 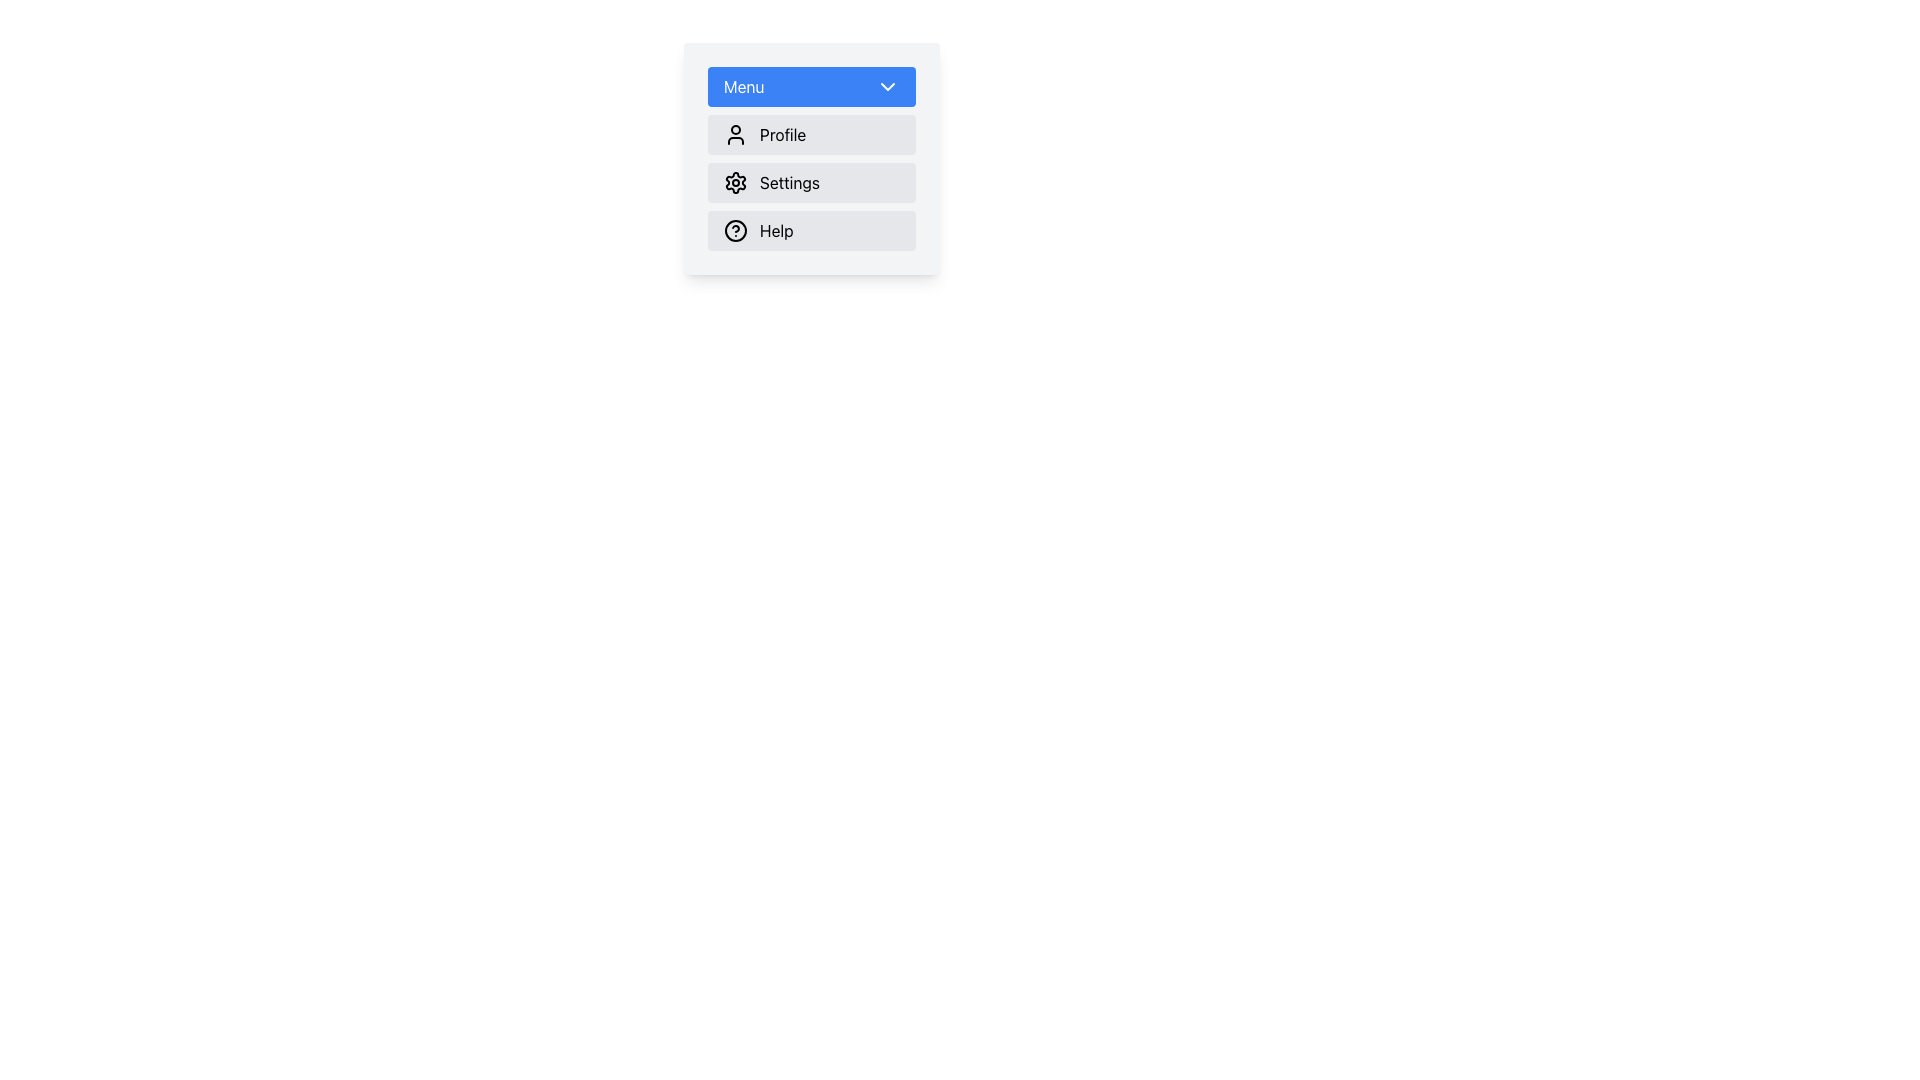 I want to click on the user silhouette icon located within the 'Profile' button in the dropdown menu, positioned to the left of the text label, so click(x=734, y=135).